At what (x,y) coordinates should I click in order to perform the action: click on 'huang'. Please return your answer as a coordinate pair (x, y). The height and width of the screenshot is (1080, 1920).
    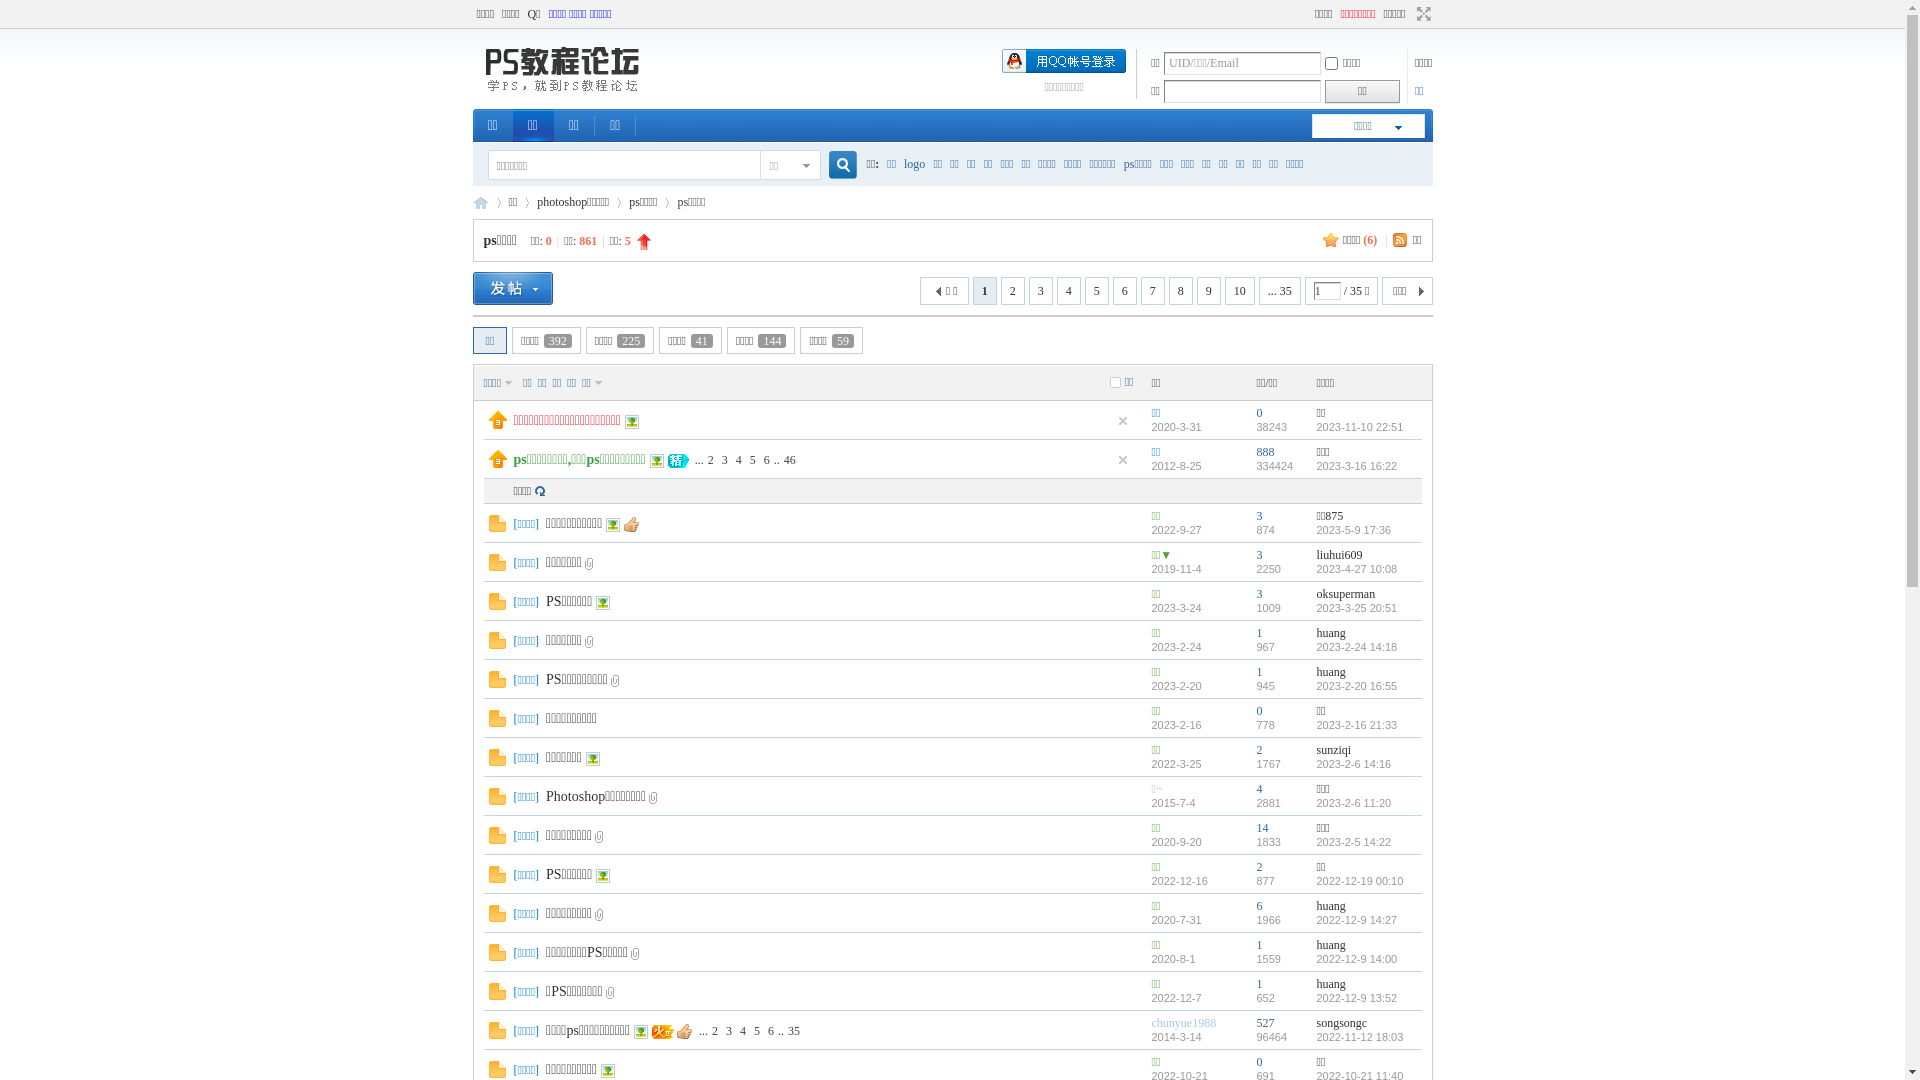
    Looking at the image, I should click on (1315, 945).